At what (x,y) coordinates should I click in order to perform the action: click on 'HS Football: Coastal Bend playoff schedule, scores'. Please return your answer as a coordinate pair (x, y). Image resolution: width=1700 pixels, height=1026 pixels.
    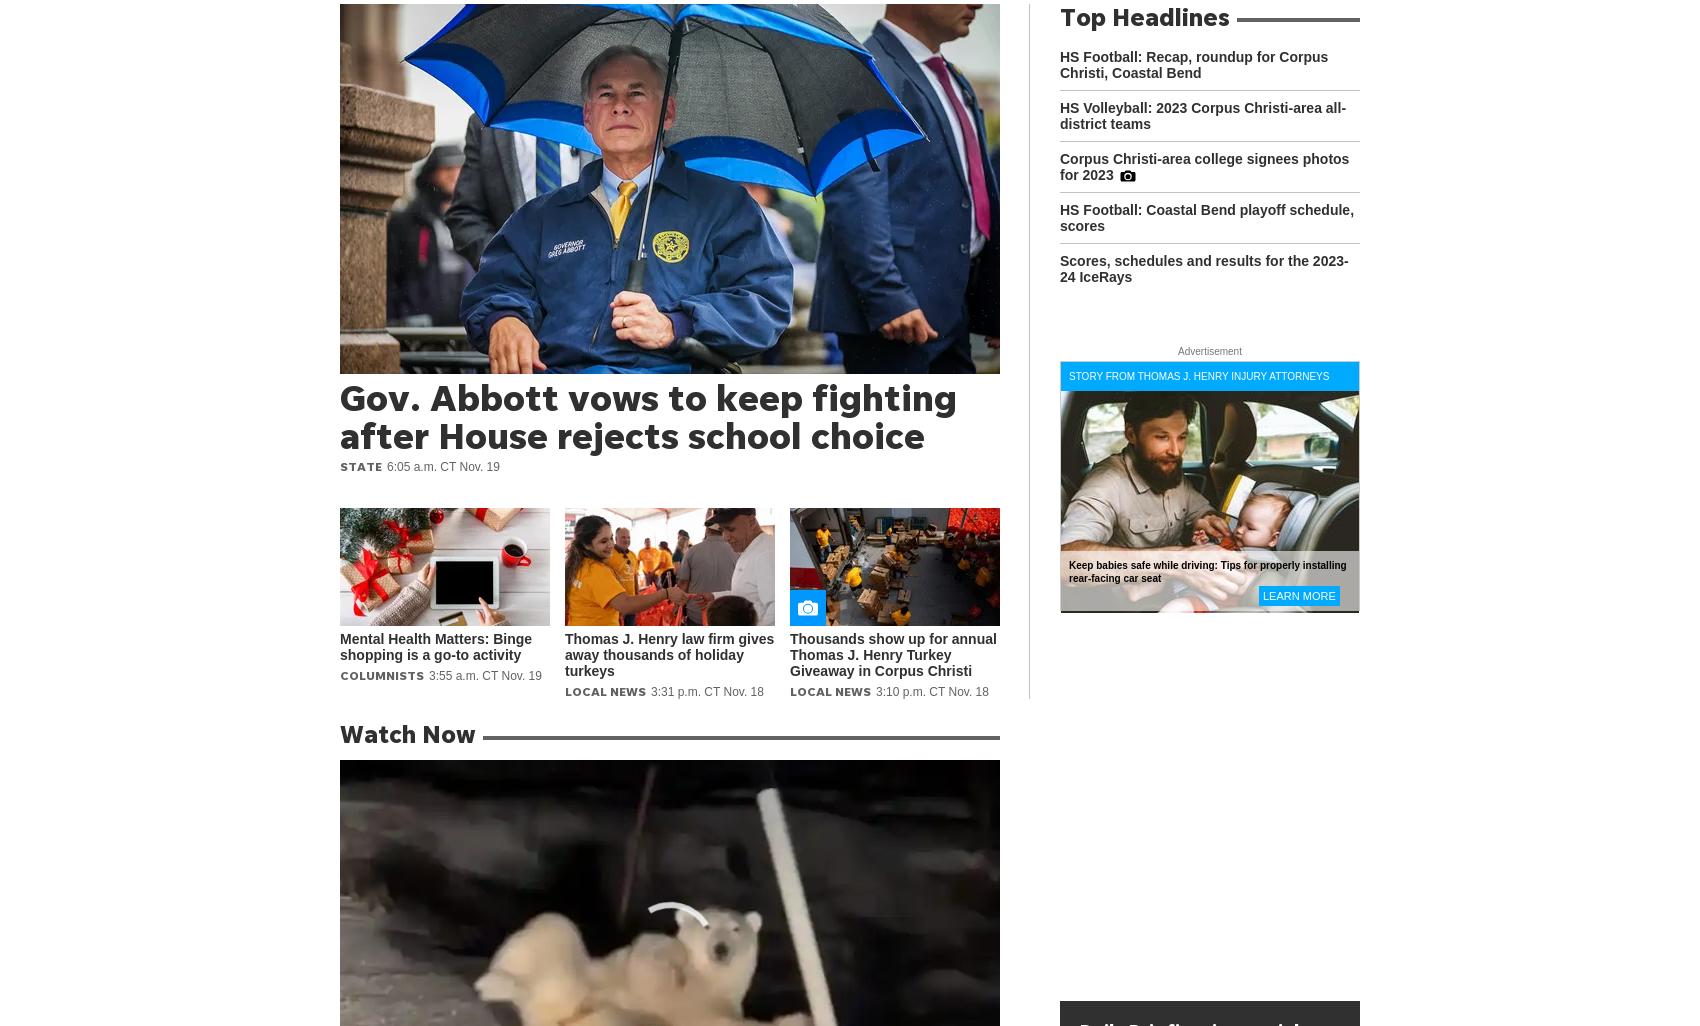
    Looking at the image, I should click on (1206, 218).